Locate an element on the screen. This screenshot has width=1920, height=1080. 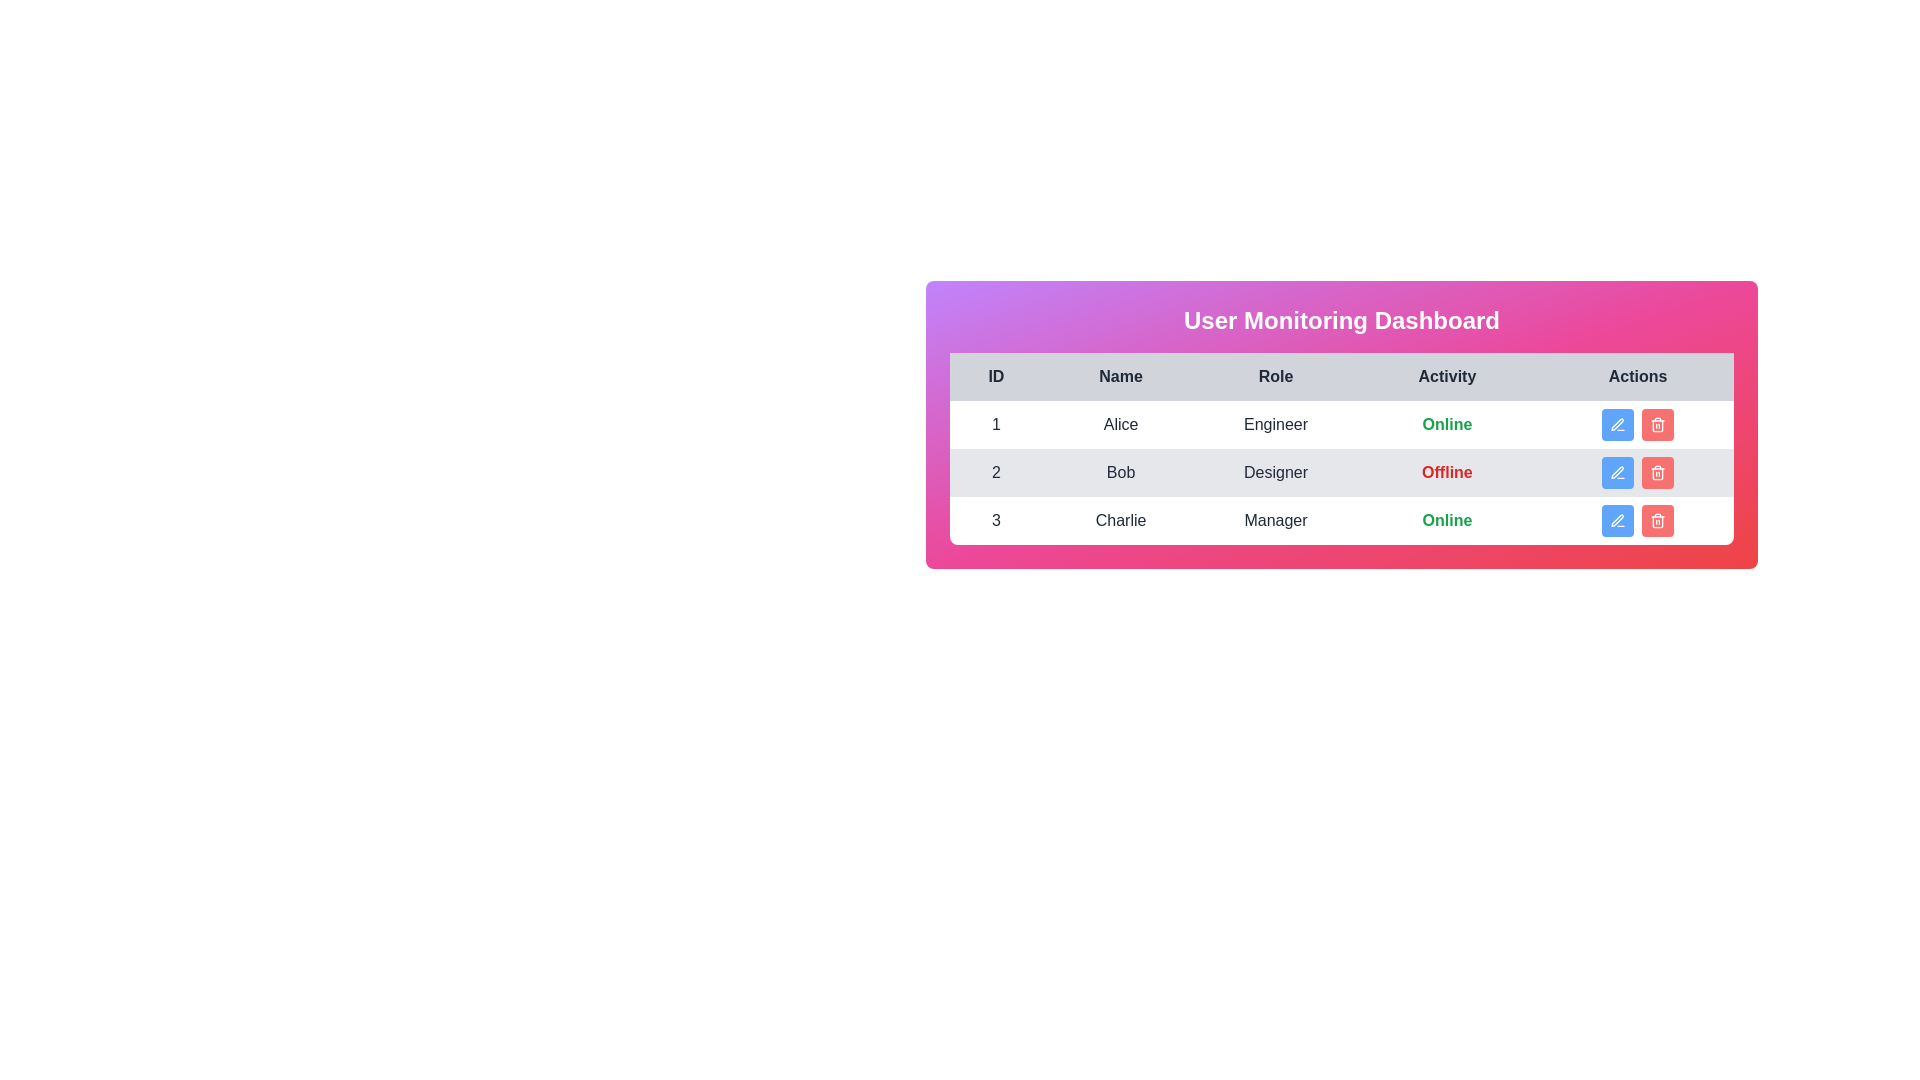
the column header labeled 'Activity' to sort the table by that column is located at coordinates (1447, 377).